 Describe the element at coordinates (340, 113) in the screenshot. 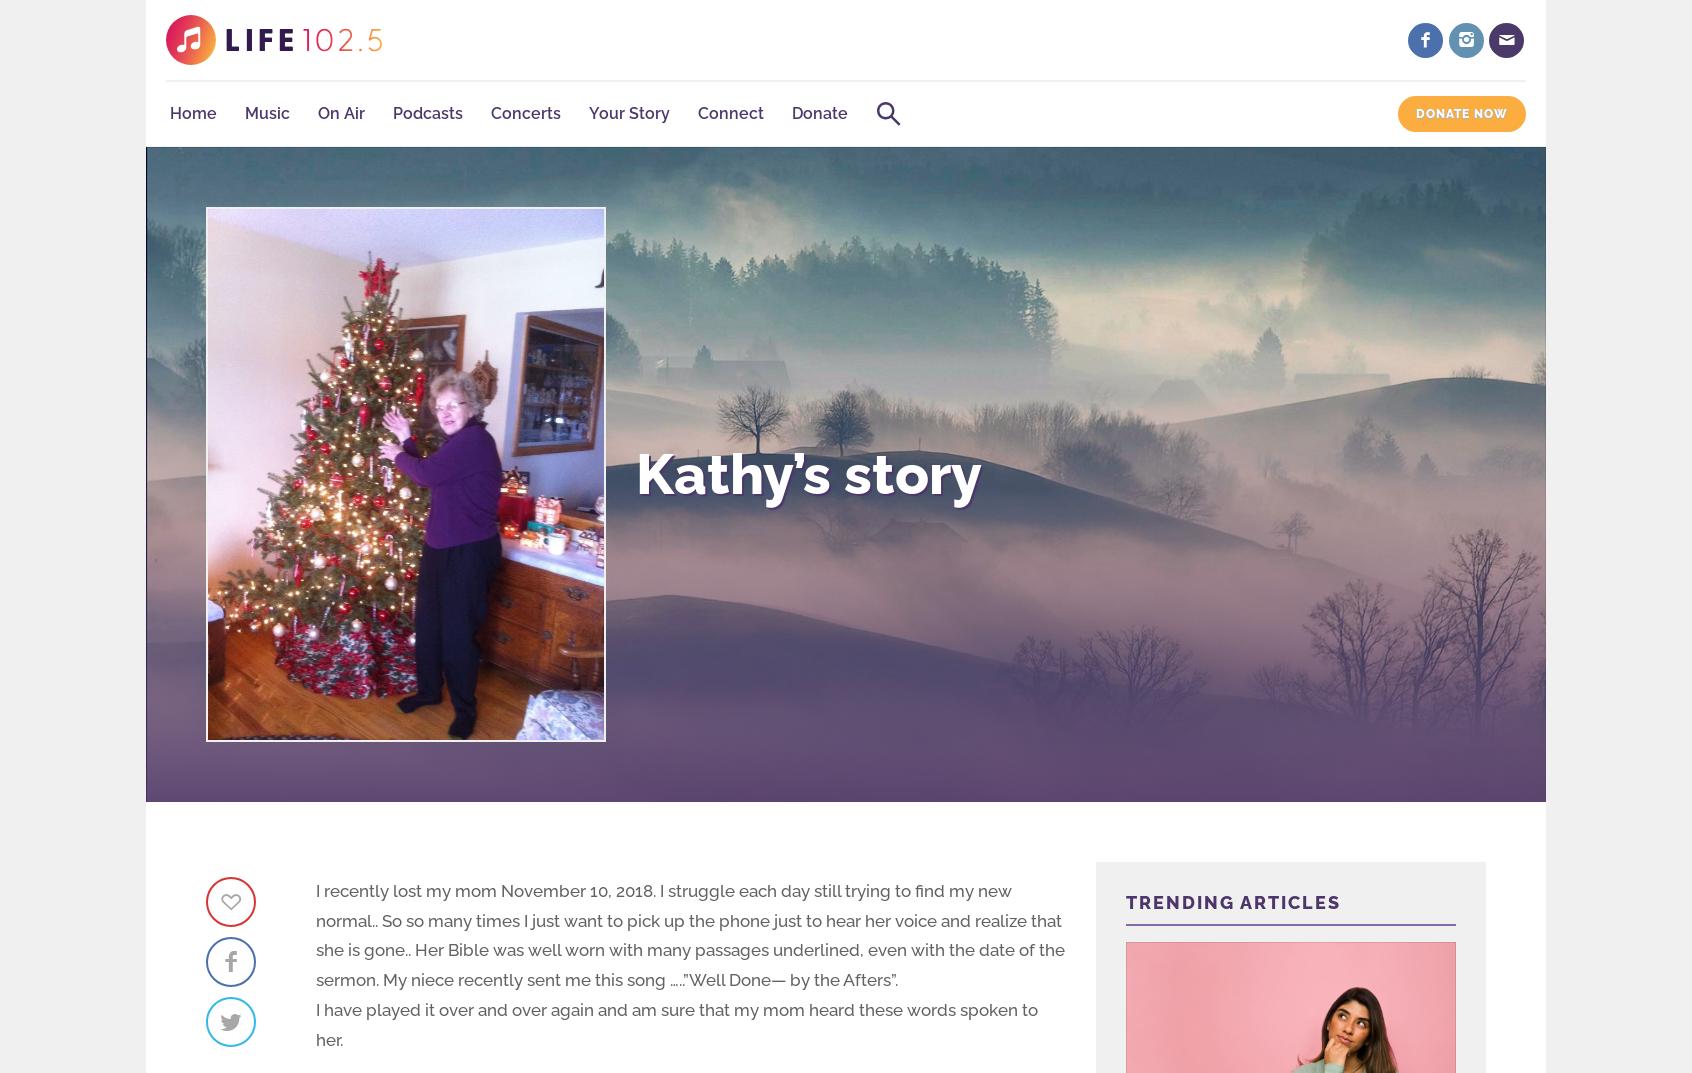

I see `'On Air'` at that location.